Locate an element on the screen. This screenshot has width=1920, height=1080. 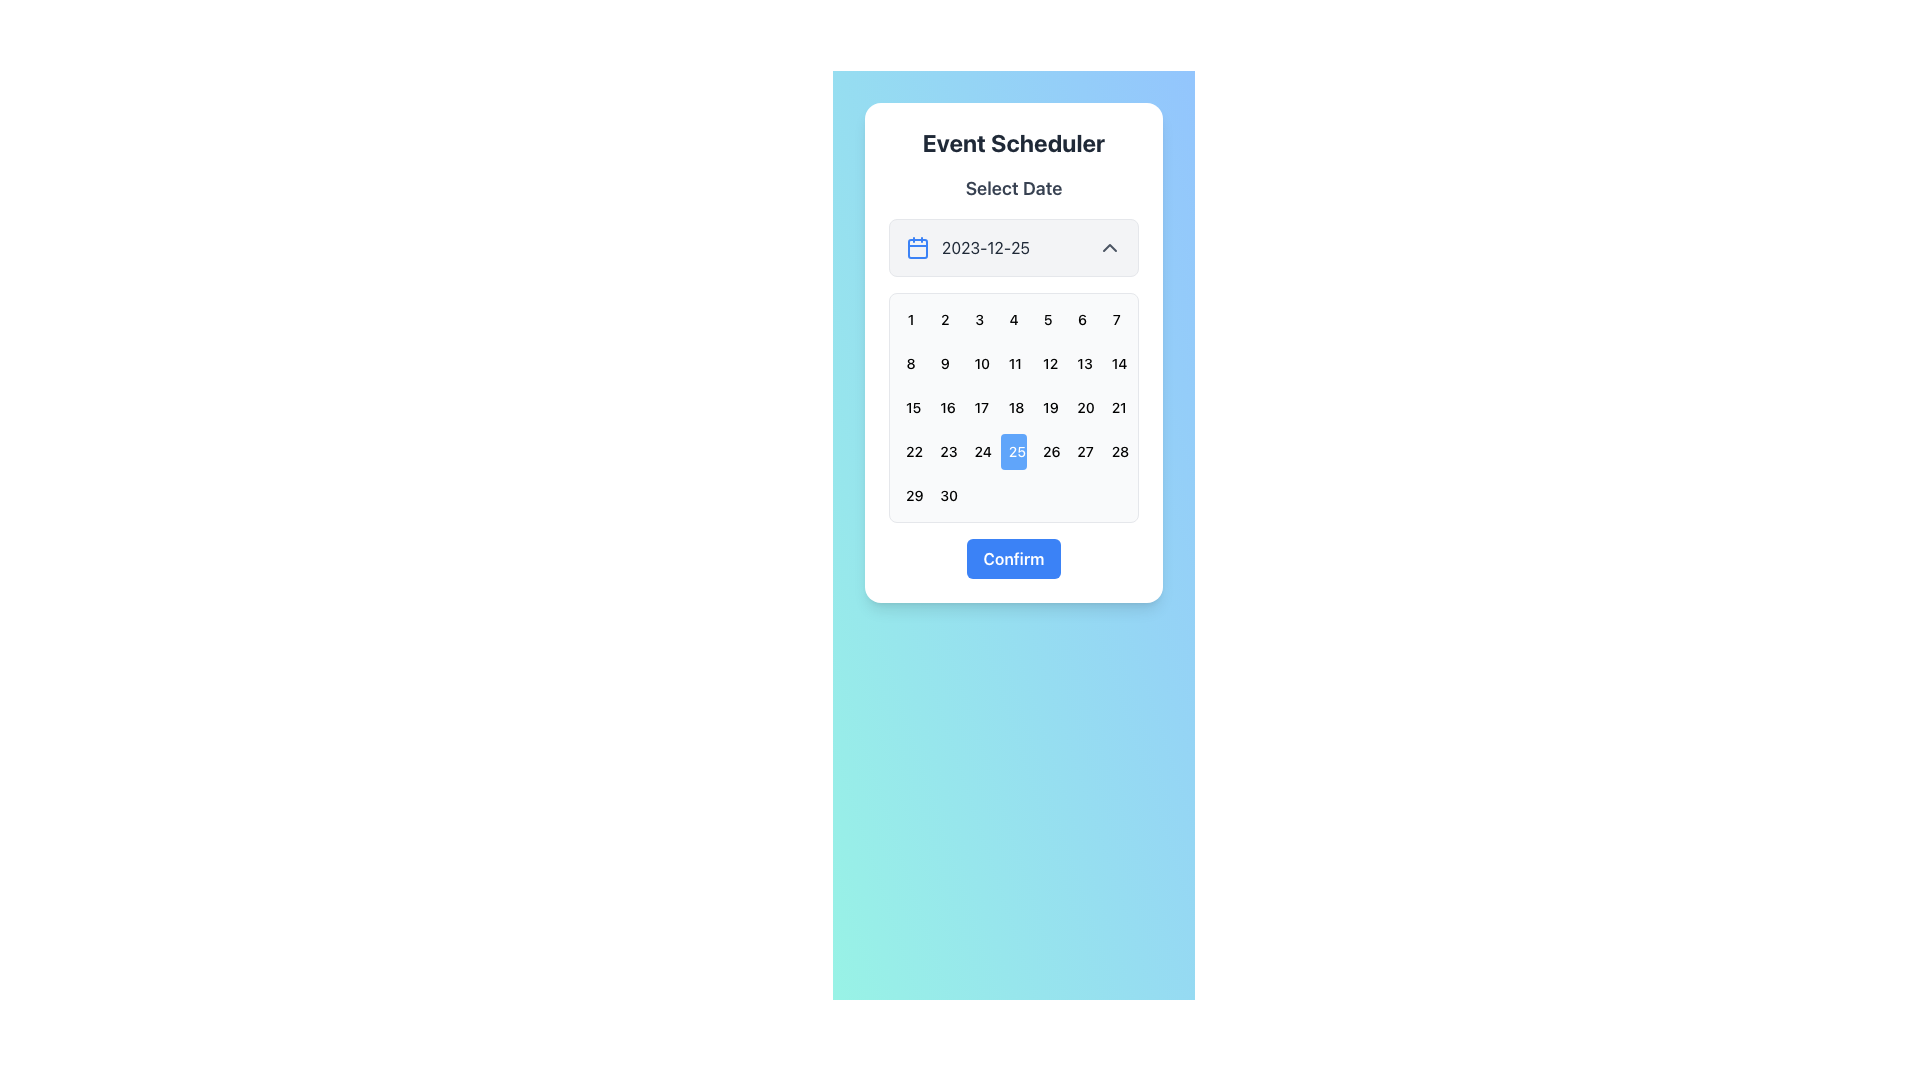
the text label that reads 'Select Date', which is styled in bold, dark gray font and is located at the top of the modal interface, directly below the header 'Event Scheduler' is located at coordinates (1013, 189).